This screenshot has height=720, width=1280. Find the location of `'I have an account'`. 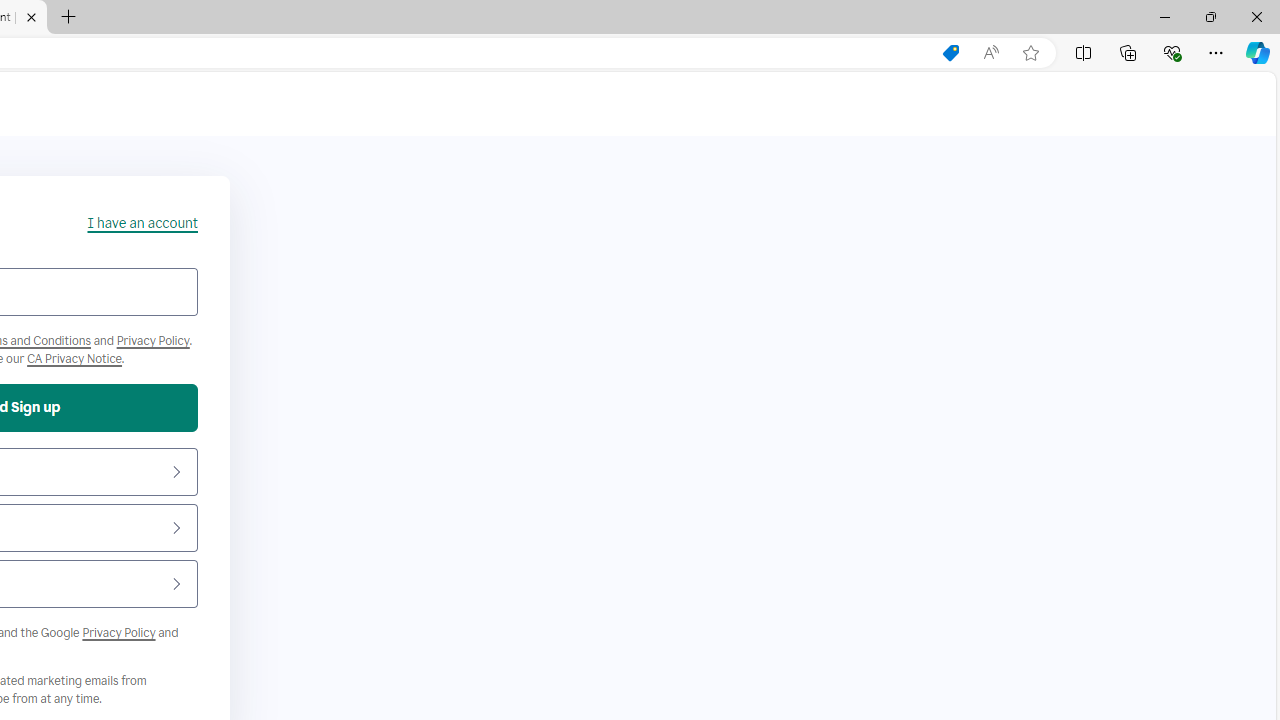

'I have an account' is located at coordinates (141, 223).